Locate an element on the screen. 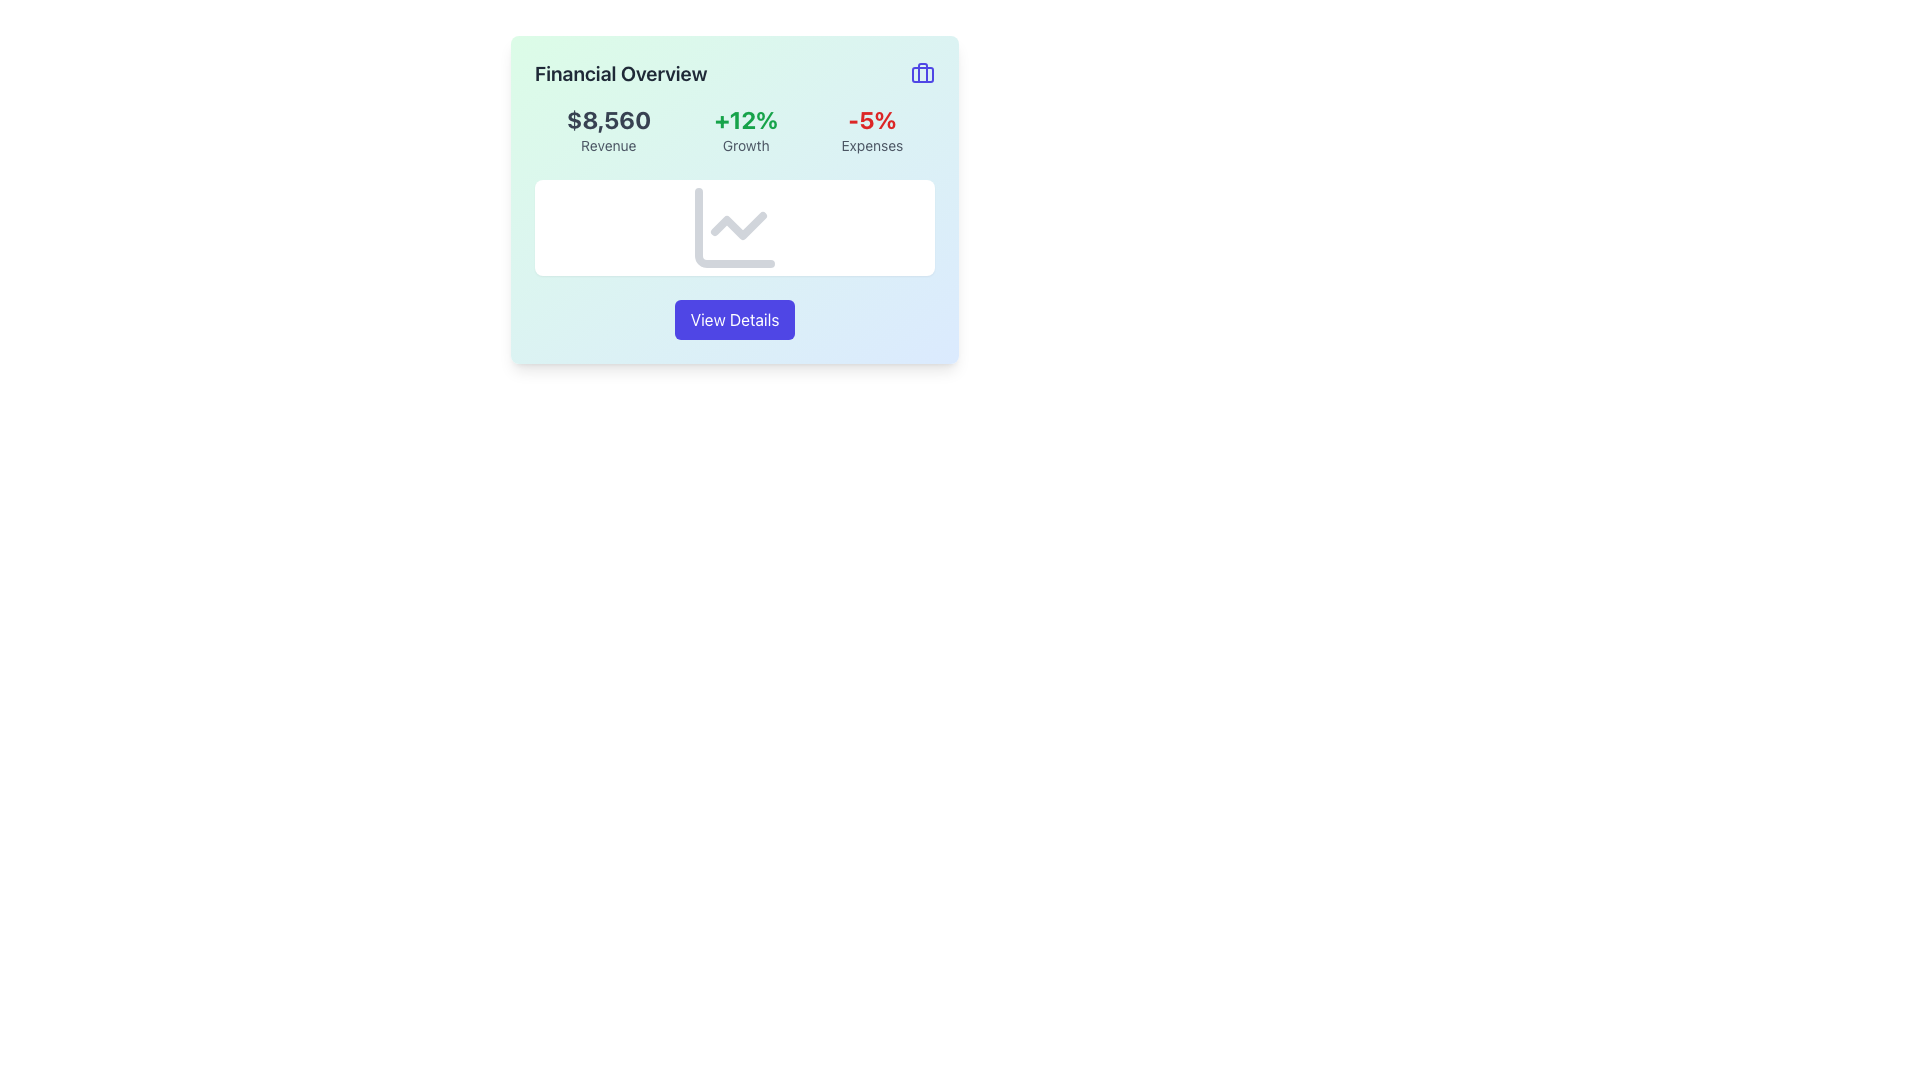 This screenshot has height=1080, width=1920. the decorative SVG graphic that represents a zig-zag line in the financial data overview, located centrally within the box, below the growth and revenue labels, and above the 'View Details' button is located at coordinates (738, 225).